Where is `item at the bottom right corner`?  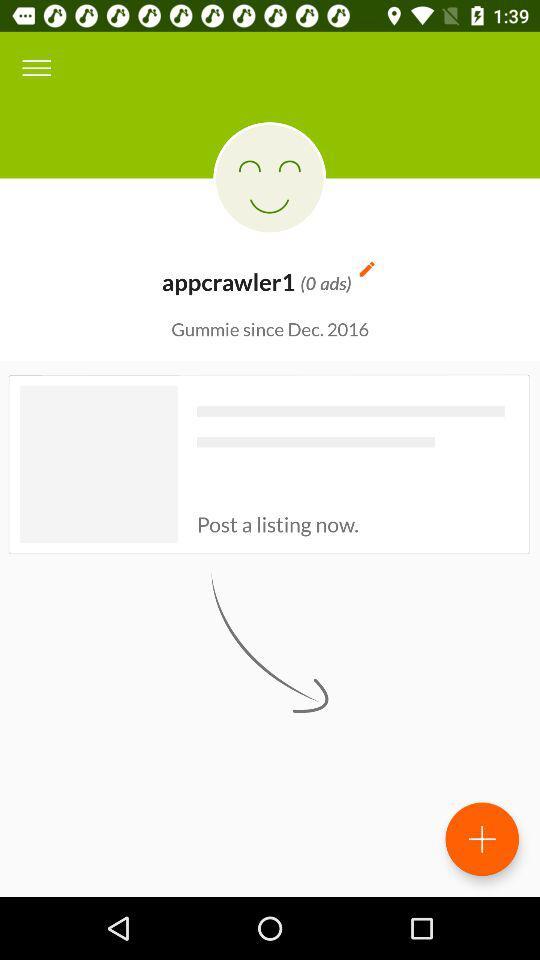
item at the bottom right corner is located at coordinates (481, 839).